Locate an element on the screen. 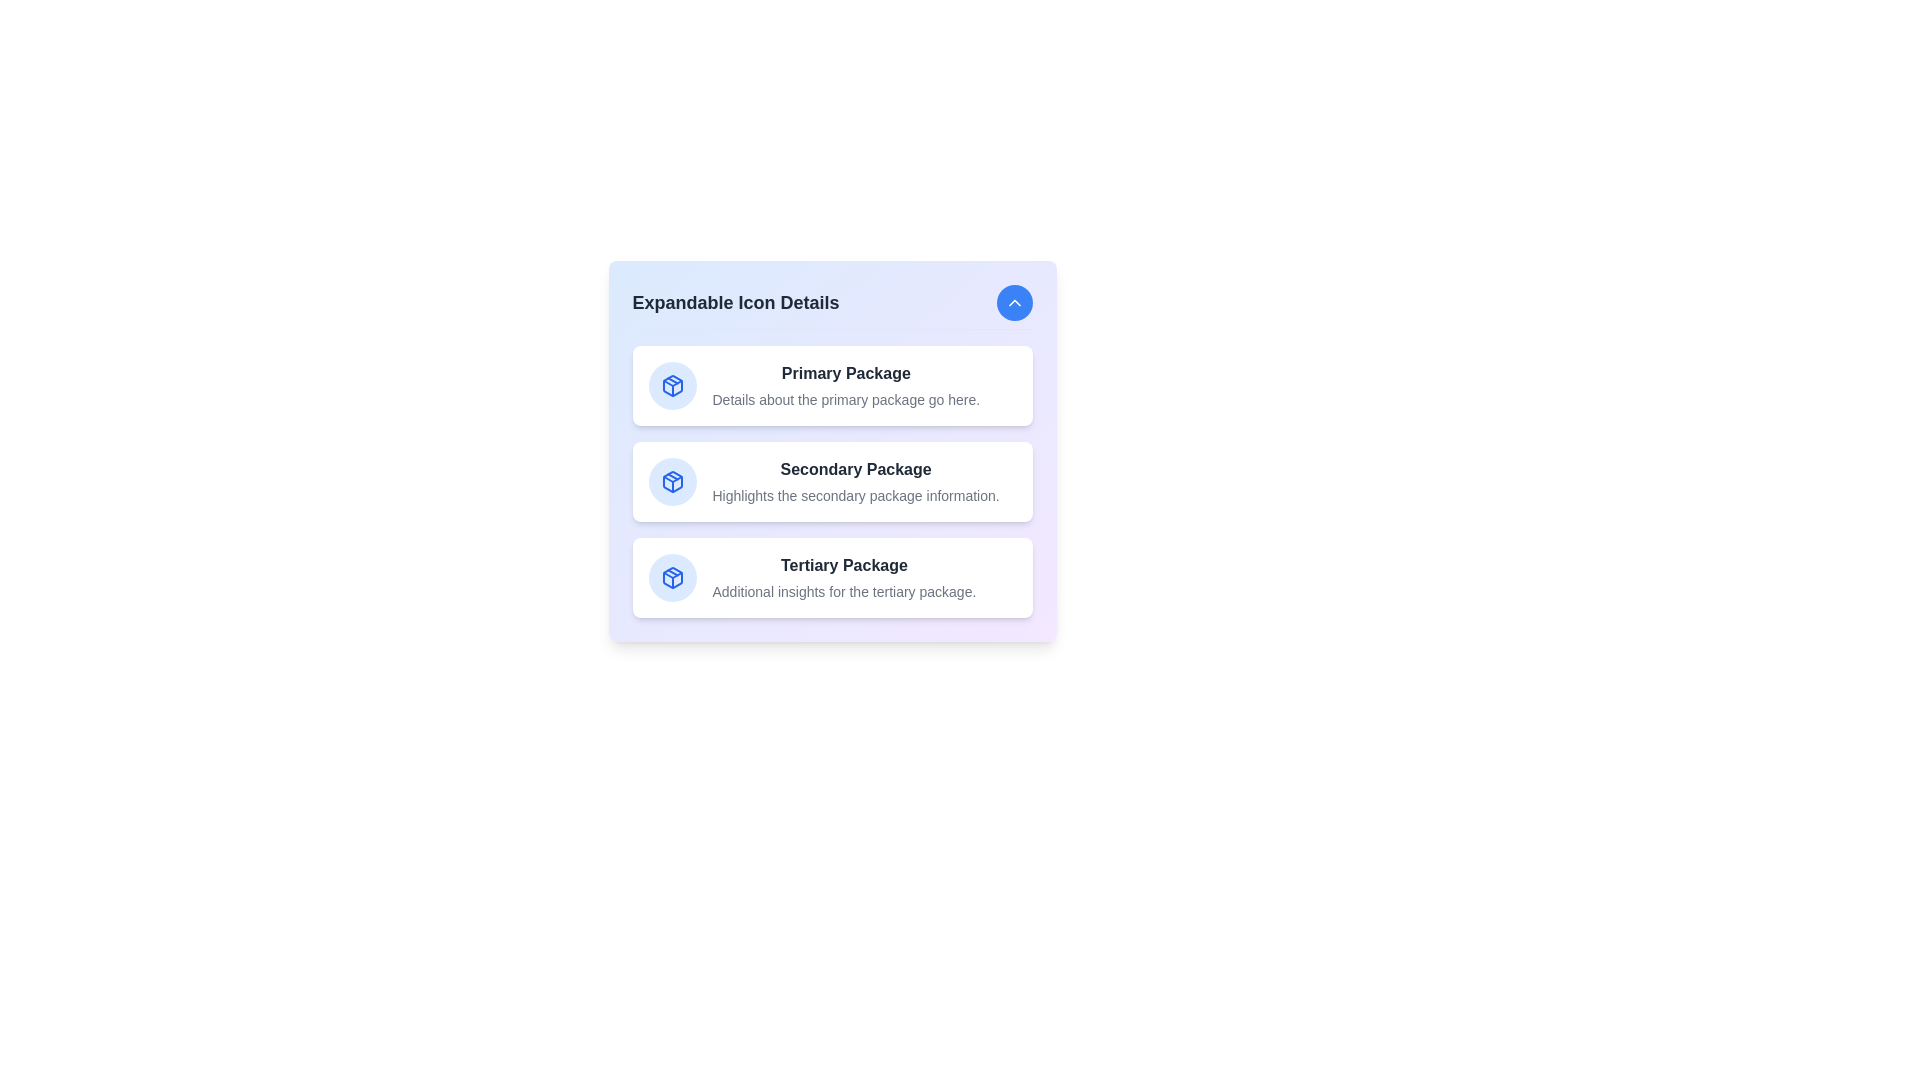  the middle block of the secondary package description located below the header 'Expandable Icon Details' is located at coordinates (832, 482).